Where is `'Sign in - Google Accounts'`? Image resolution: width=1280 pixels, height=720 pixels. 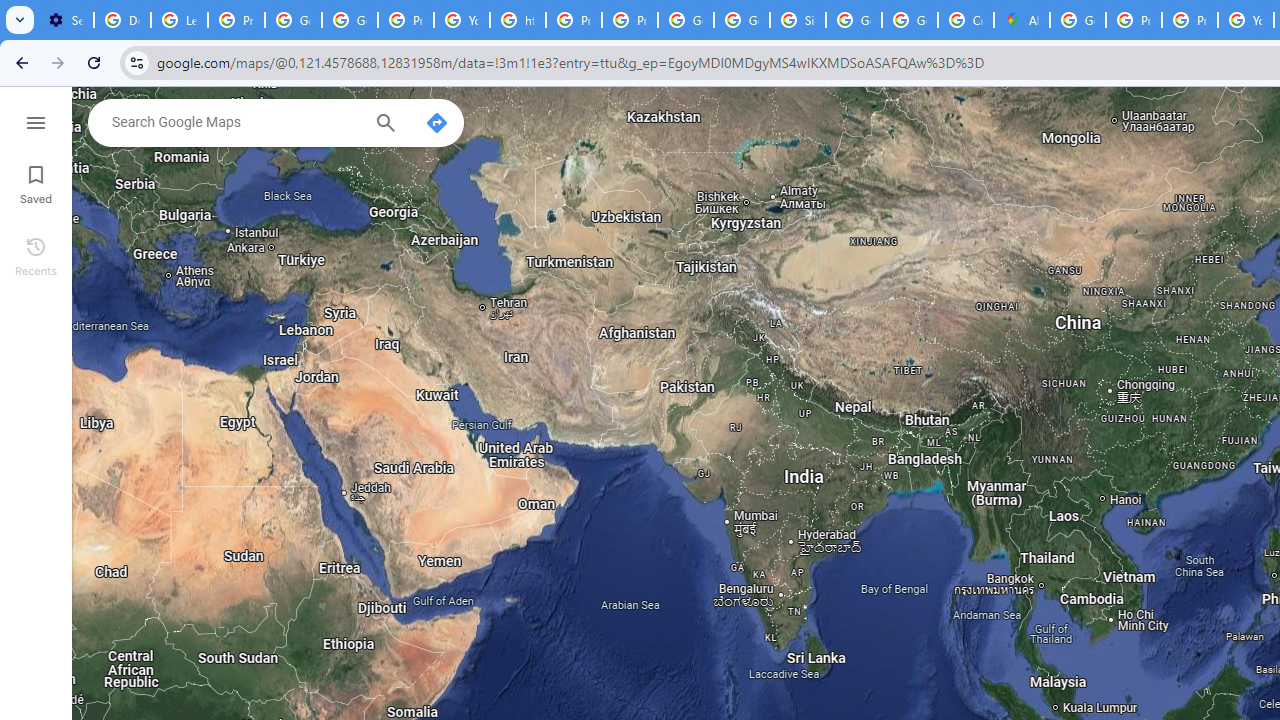
'Sign in - Google Accounts' is located at coordinates (797, 20).